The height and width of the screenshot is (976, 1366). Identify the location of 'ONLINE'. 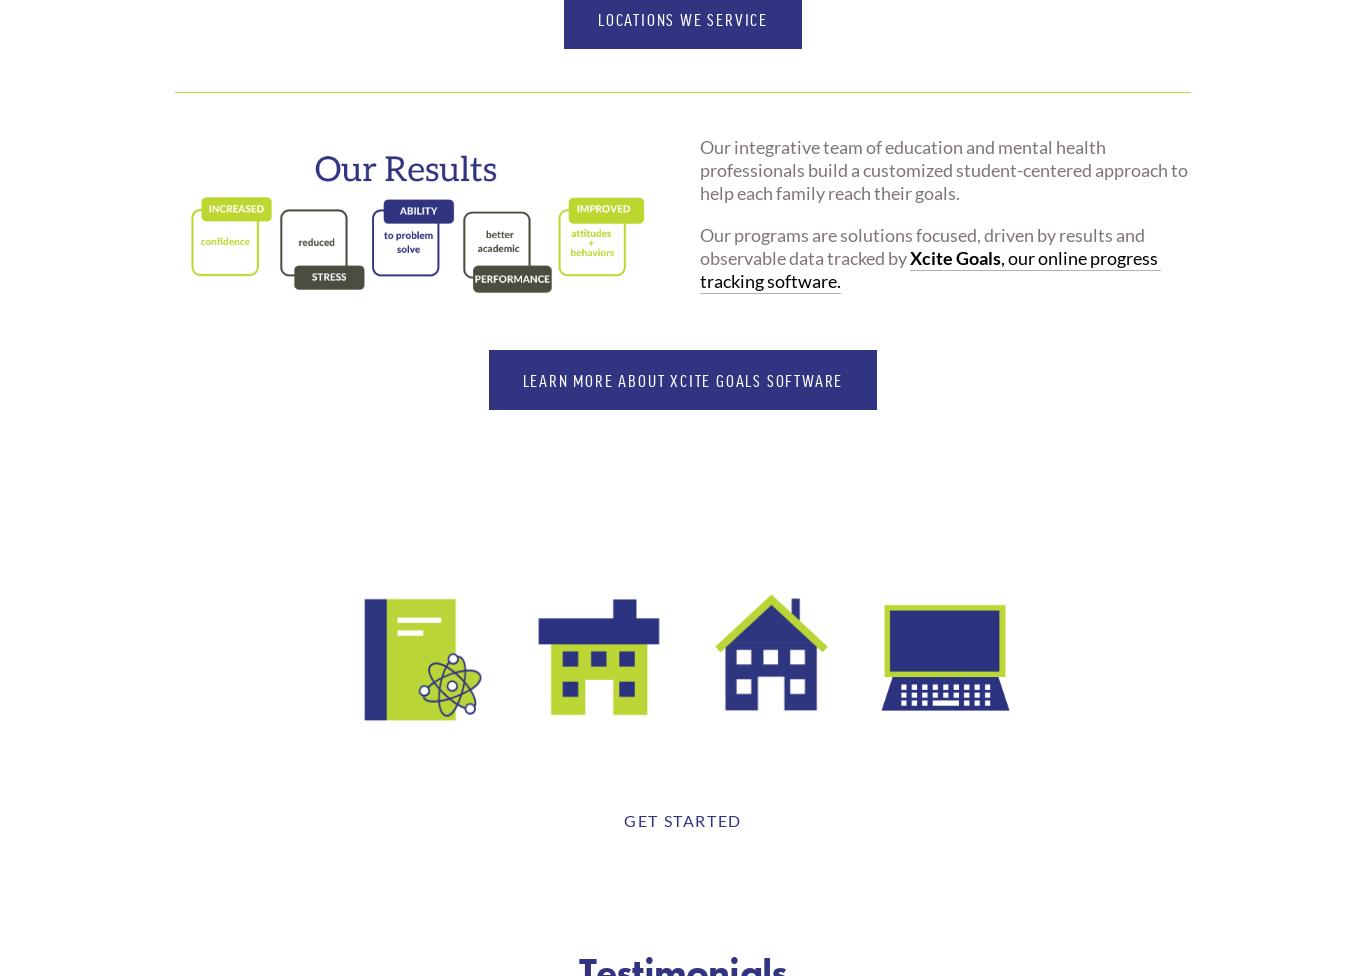
(944, 745).